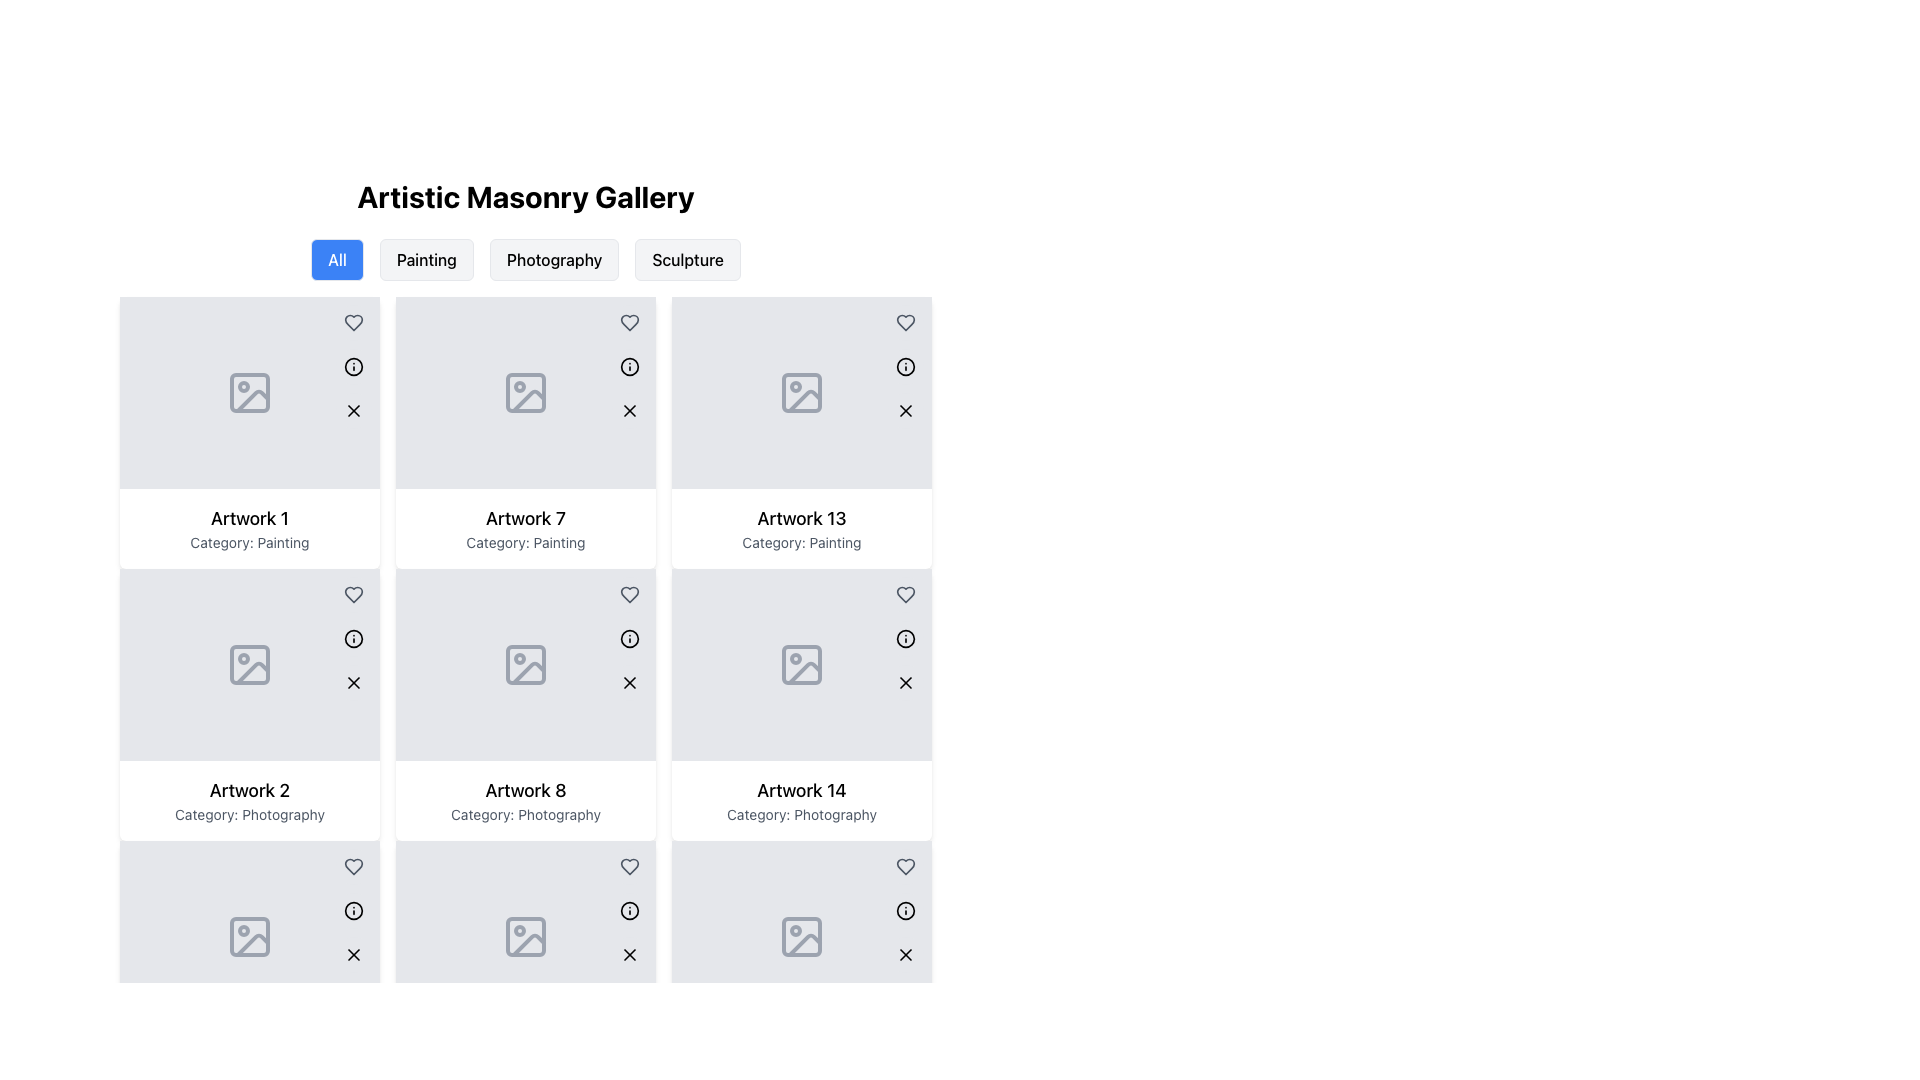  What do you see at coordinates (526, 789) in the screenshot?
I see `the main identification label for the displayed artwork, which is centrally located in the middle column above the 'Category: Photography' label and below the image placeholder` at bounding box center [526, 789].